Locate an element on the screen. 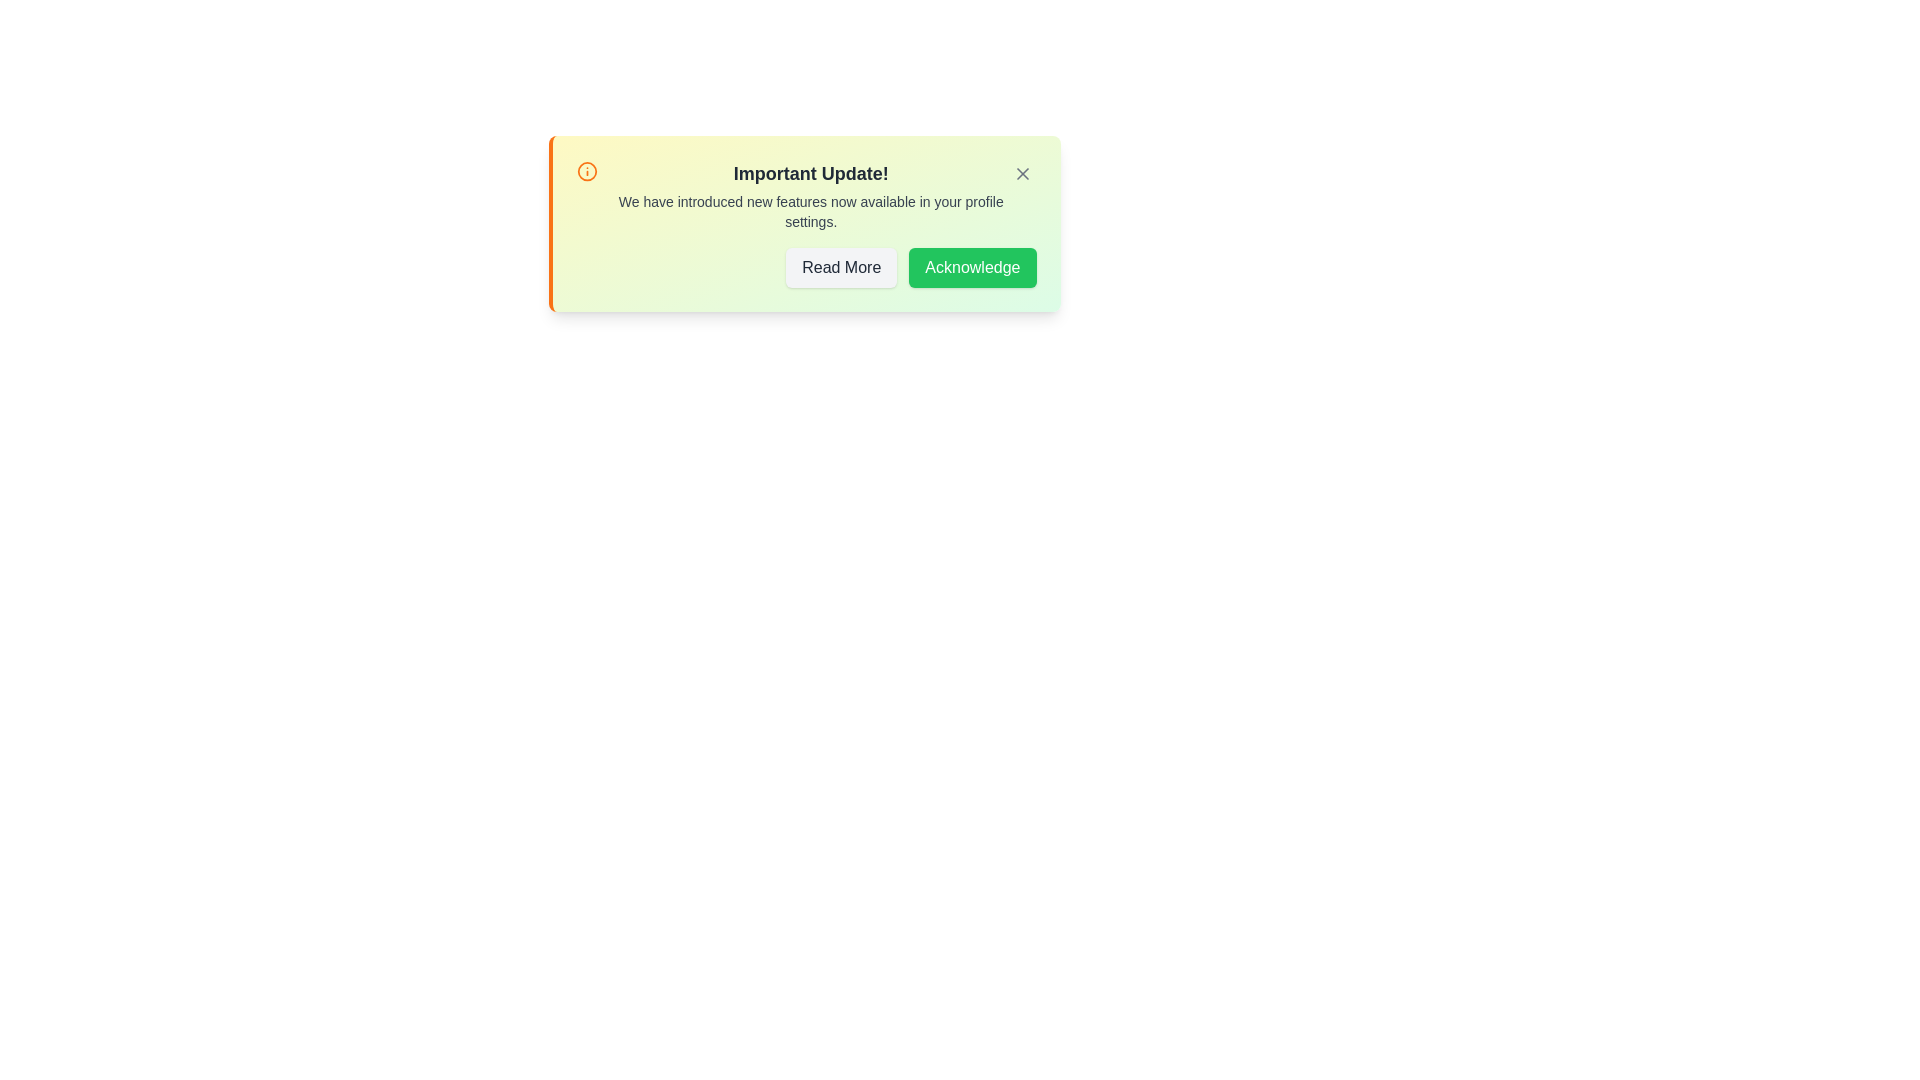 Image resolution: width=1920 pixels, height=1080 pixels. the close button in the top-right corner of the alert box is located at coordinates (1022, 172).